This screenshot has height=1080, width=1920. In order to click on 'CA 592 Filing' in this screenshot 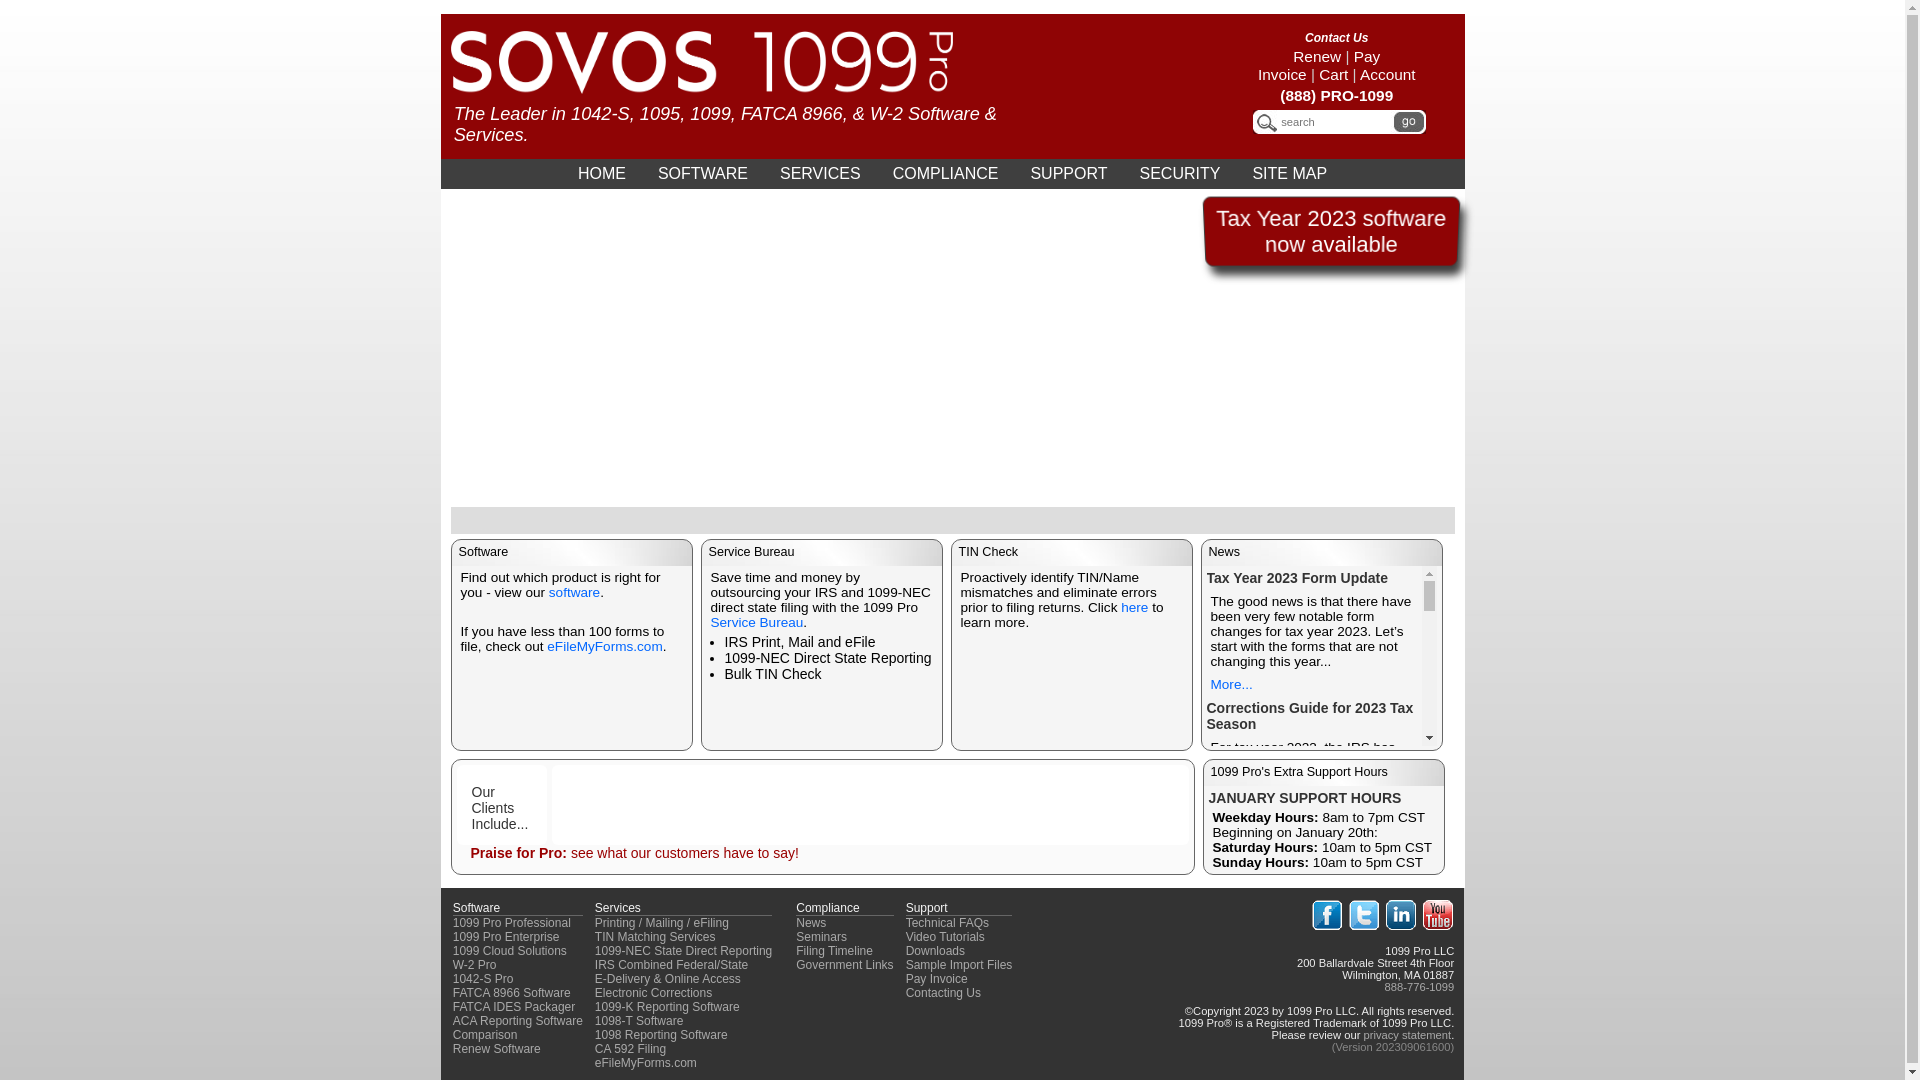, I will do `click(629, 1048)`.